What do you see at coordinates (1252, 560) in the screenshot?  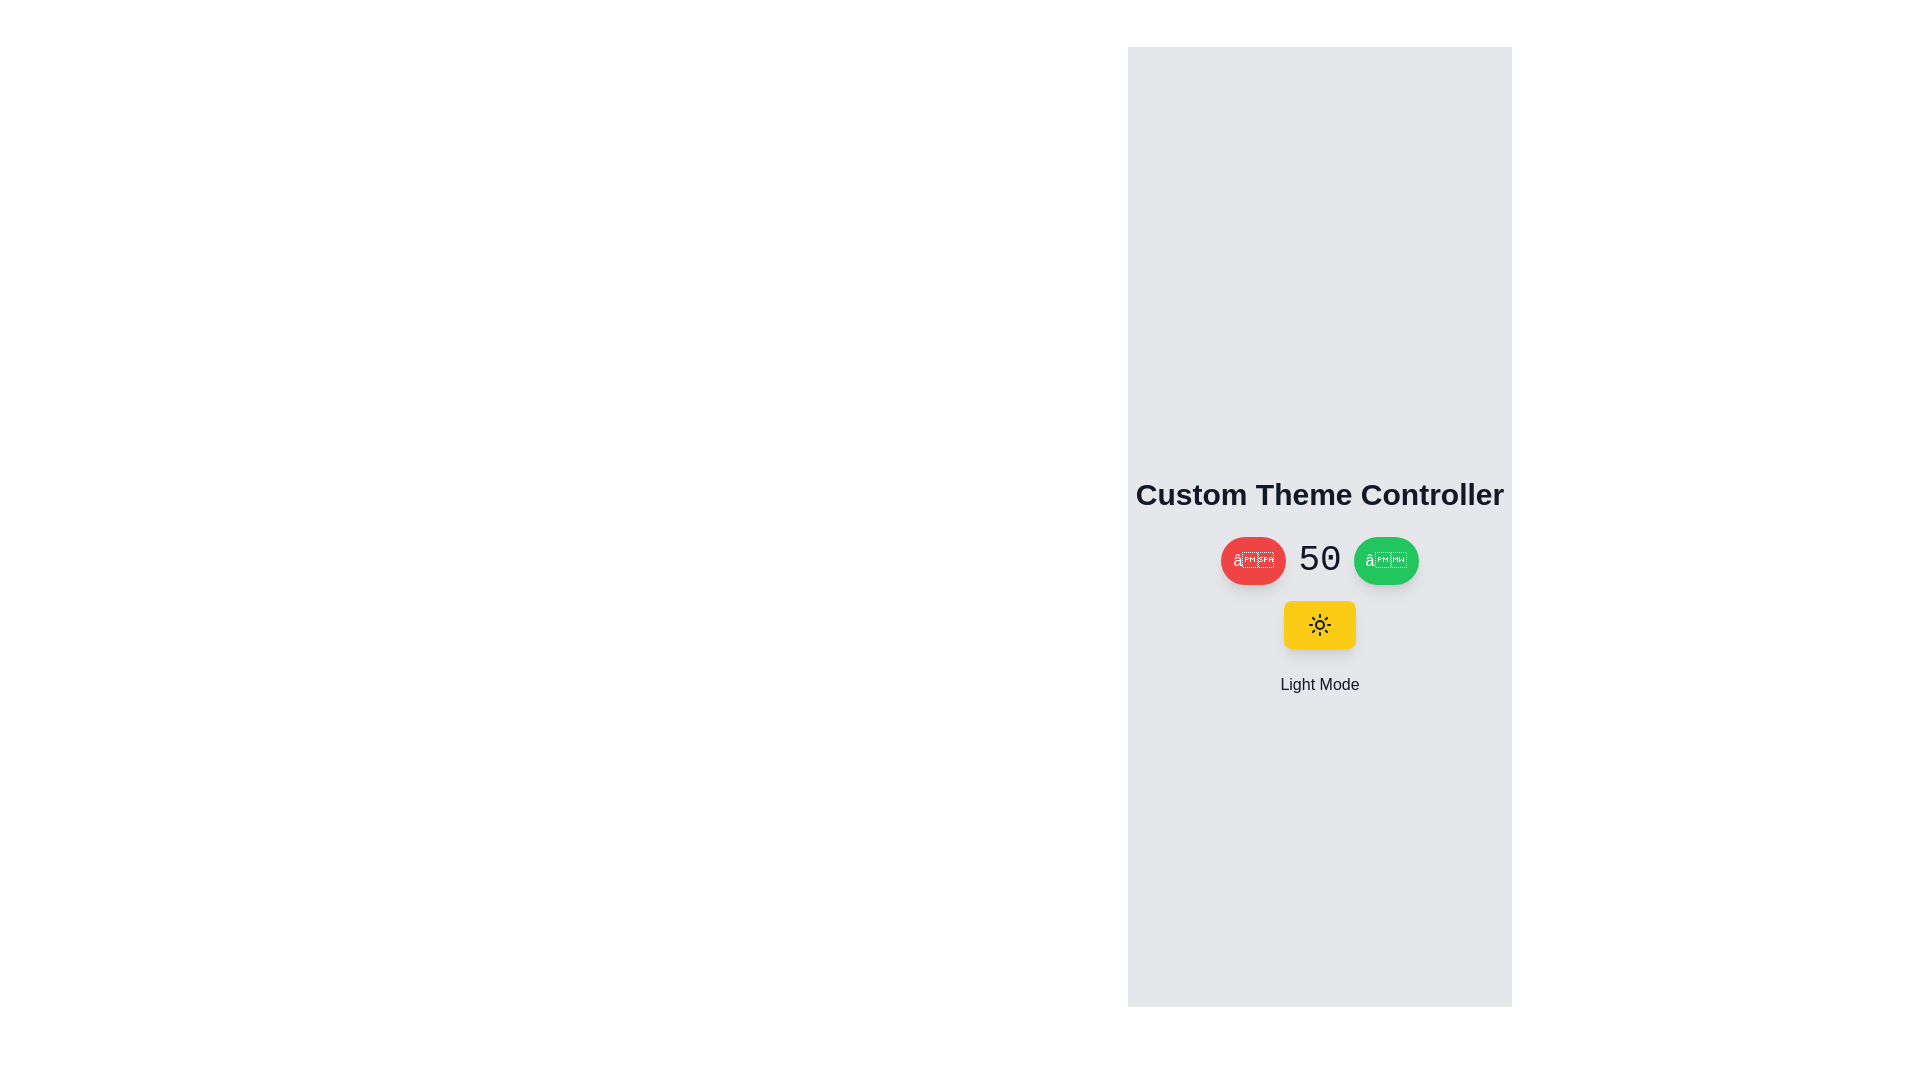 I see `the decrement button located to the left of the central number '50' to observe the hover effect` at bounding box center [1252, 560].